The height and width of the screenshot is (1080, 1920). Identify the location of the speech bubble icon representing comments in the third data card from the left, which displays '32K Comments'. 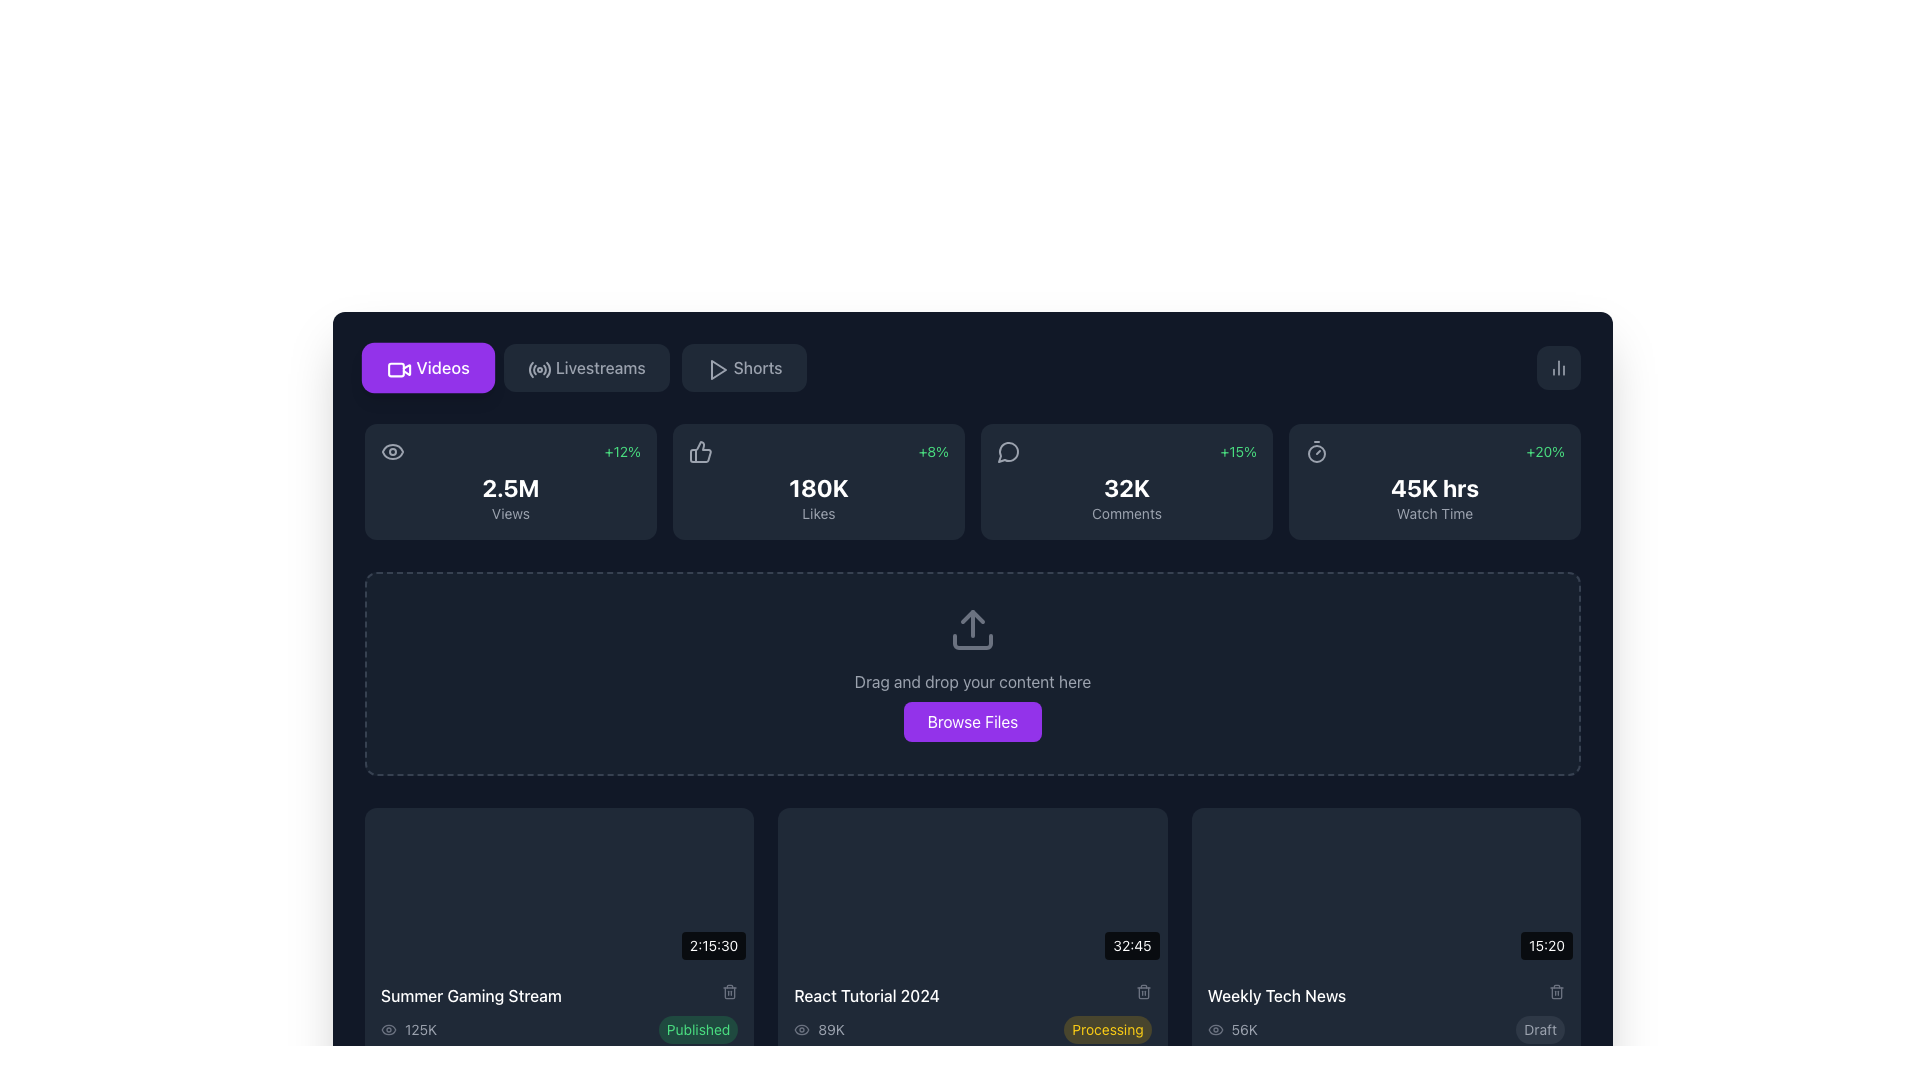
(1008, 451).